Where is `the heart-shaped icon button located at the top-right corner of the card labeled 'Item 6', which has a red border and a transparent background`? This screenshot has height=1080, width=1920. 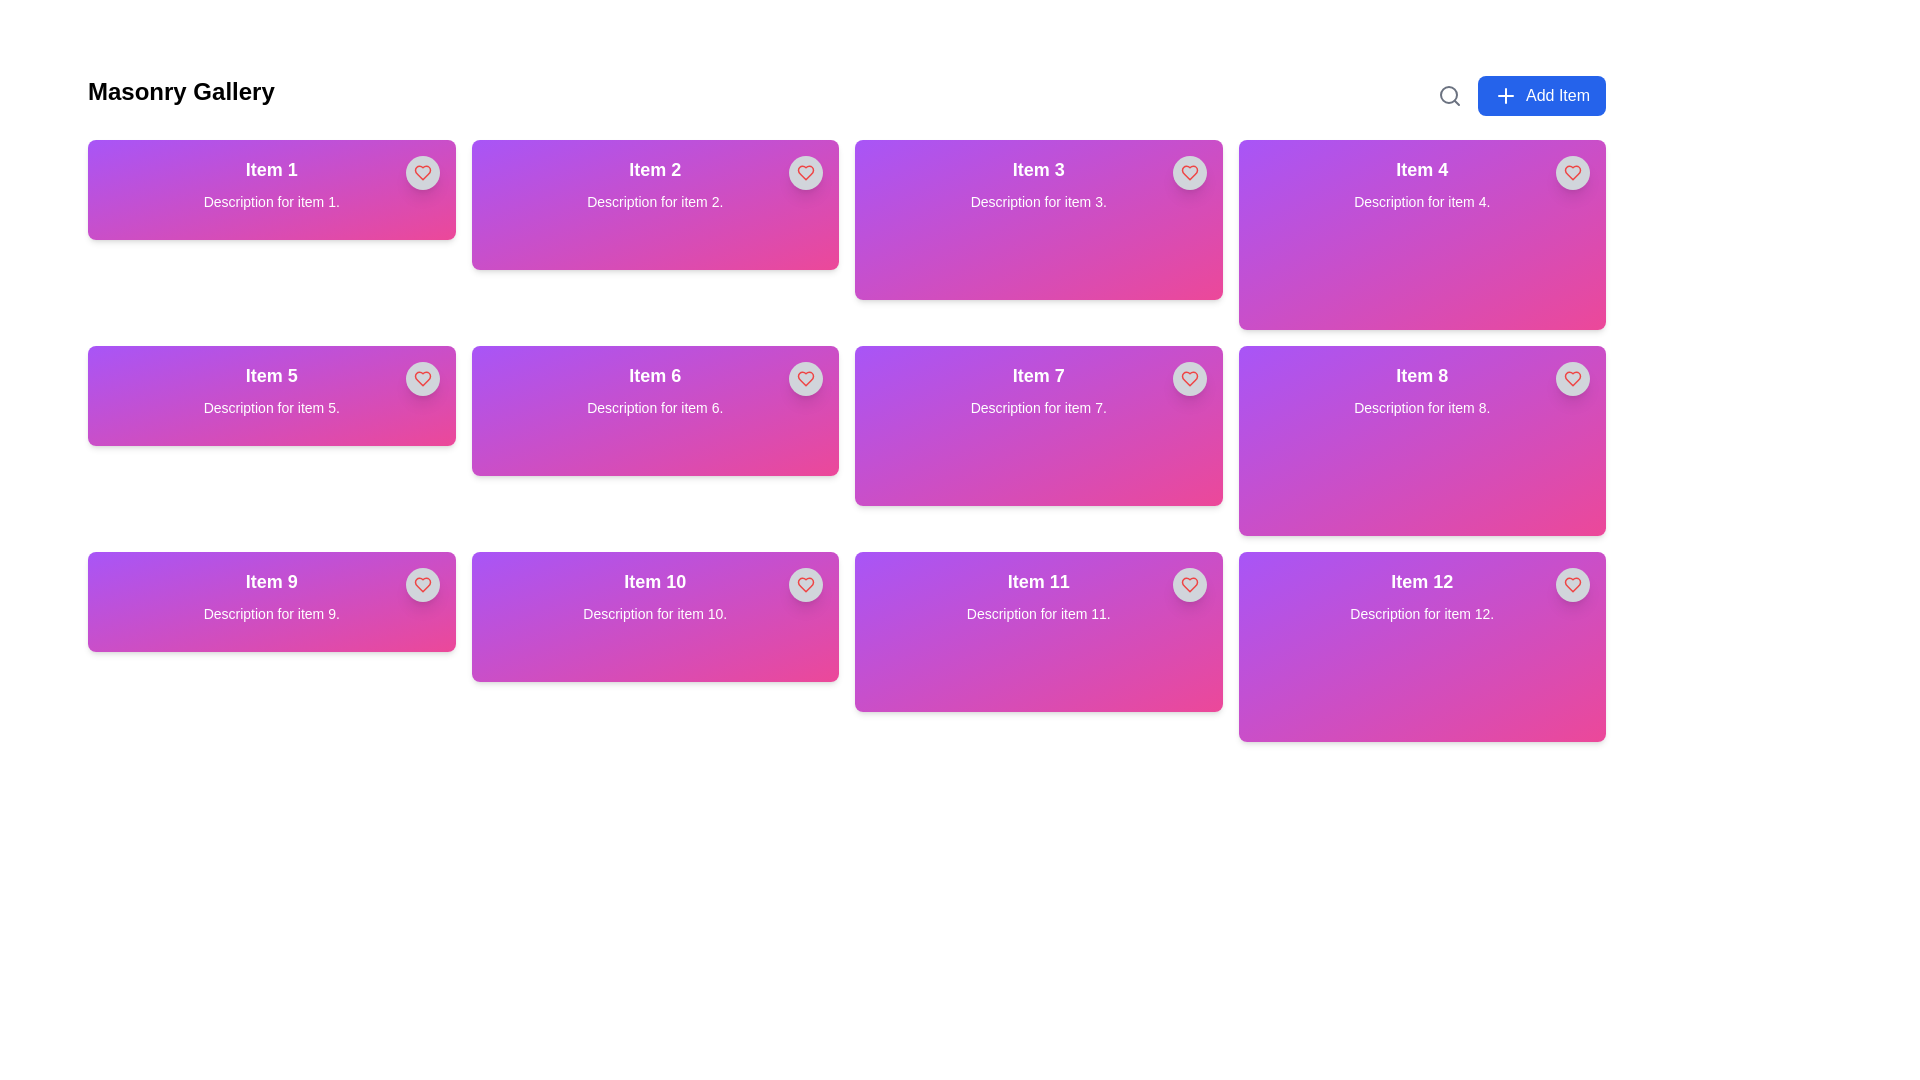 the heart-shaped icon button located at the top-right corner of the card labeled 'Item 6', which has a red border and a transparent background is located at coordinates (806, 378).